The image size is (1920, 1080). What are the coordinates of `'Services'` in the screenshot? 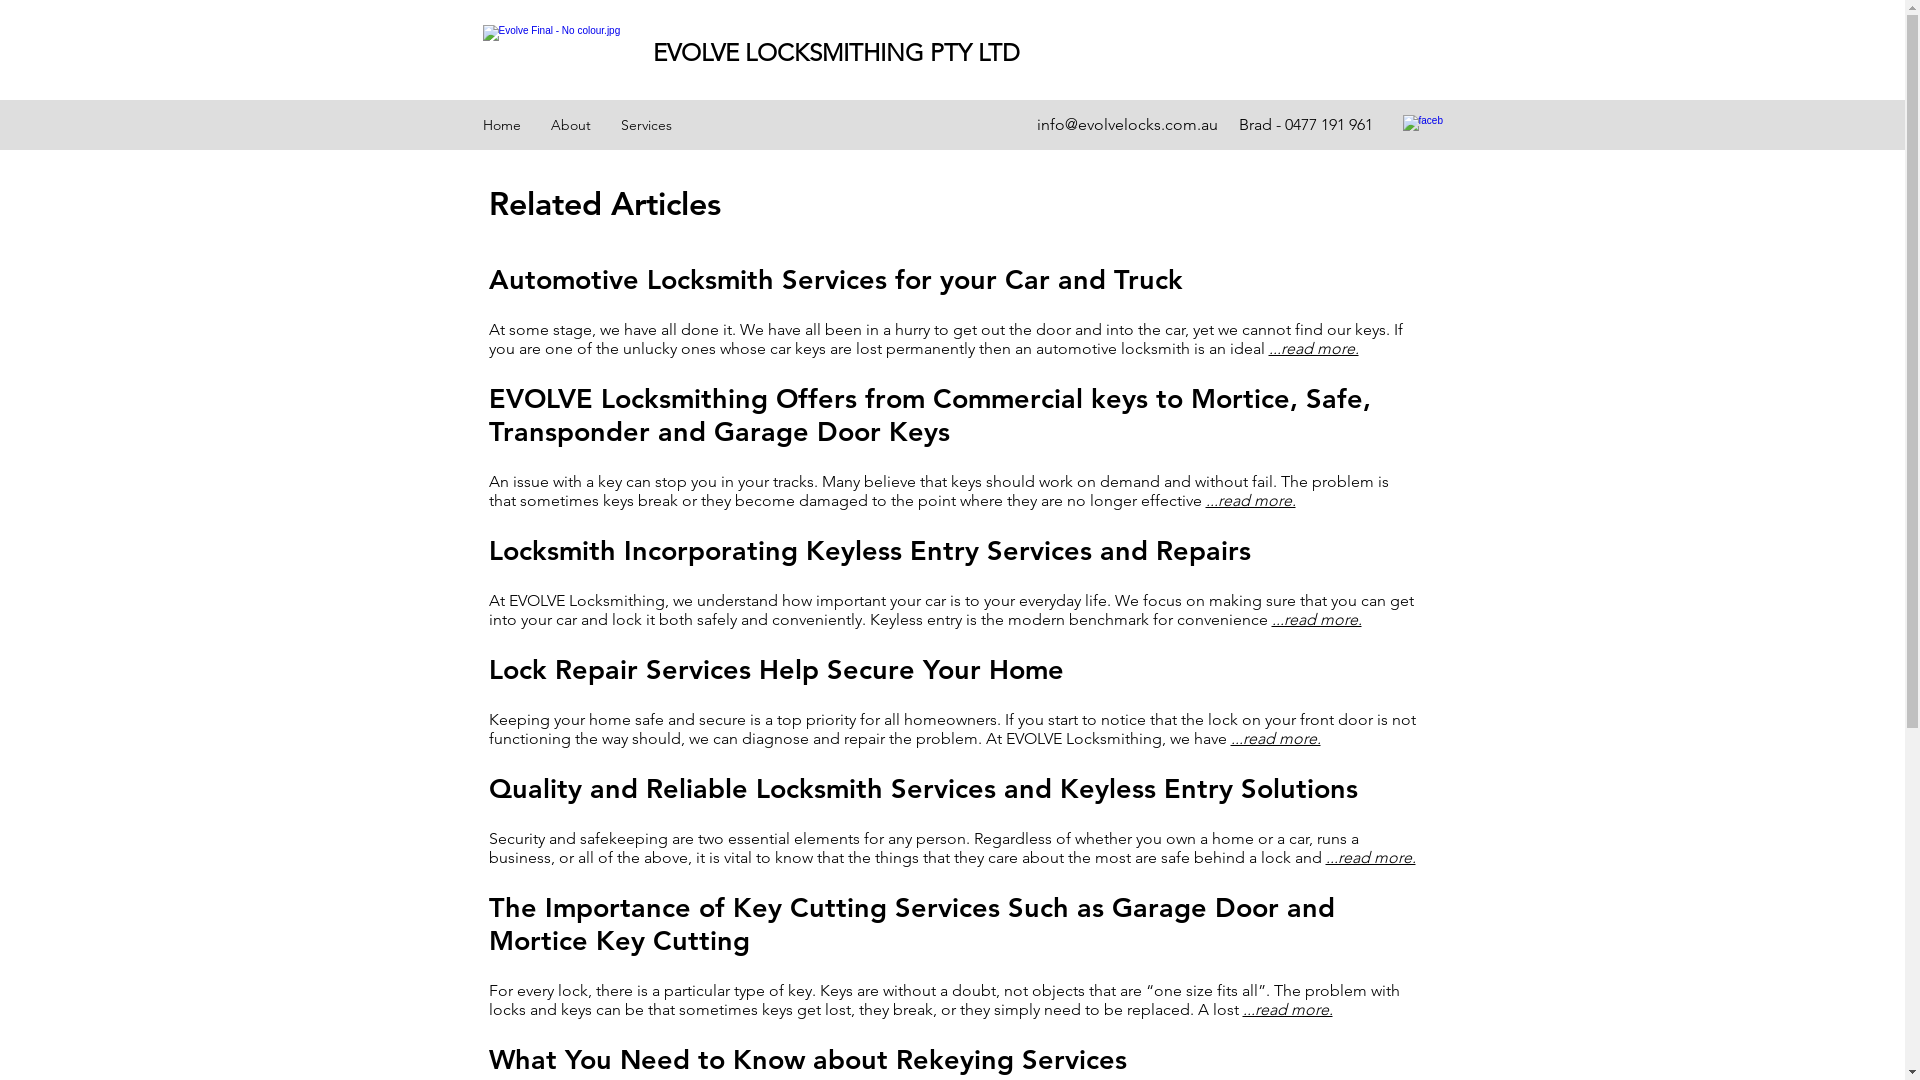 It's located at (646, 124).